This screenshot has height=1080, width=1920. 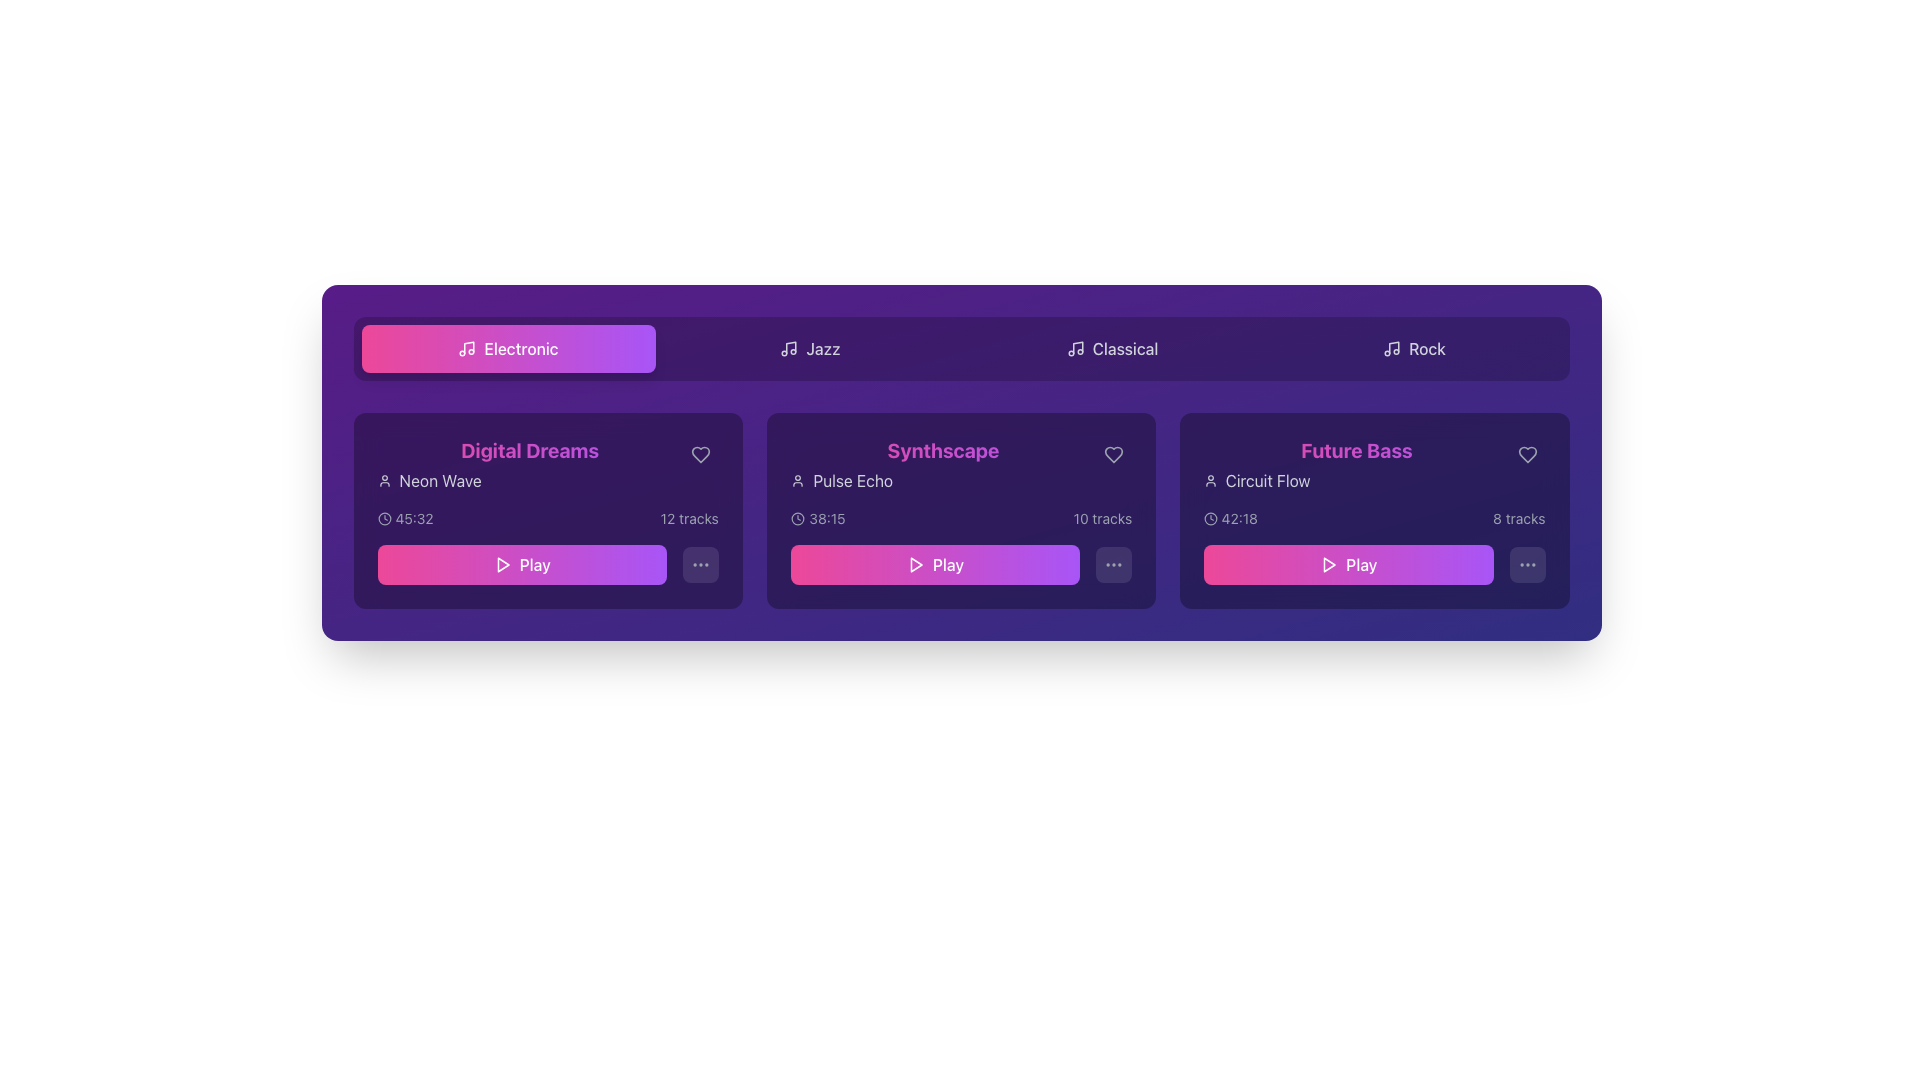 I want to click on the button located, so click(x=1526, y=564).